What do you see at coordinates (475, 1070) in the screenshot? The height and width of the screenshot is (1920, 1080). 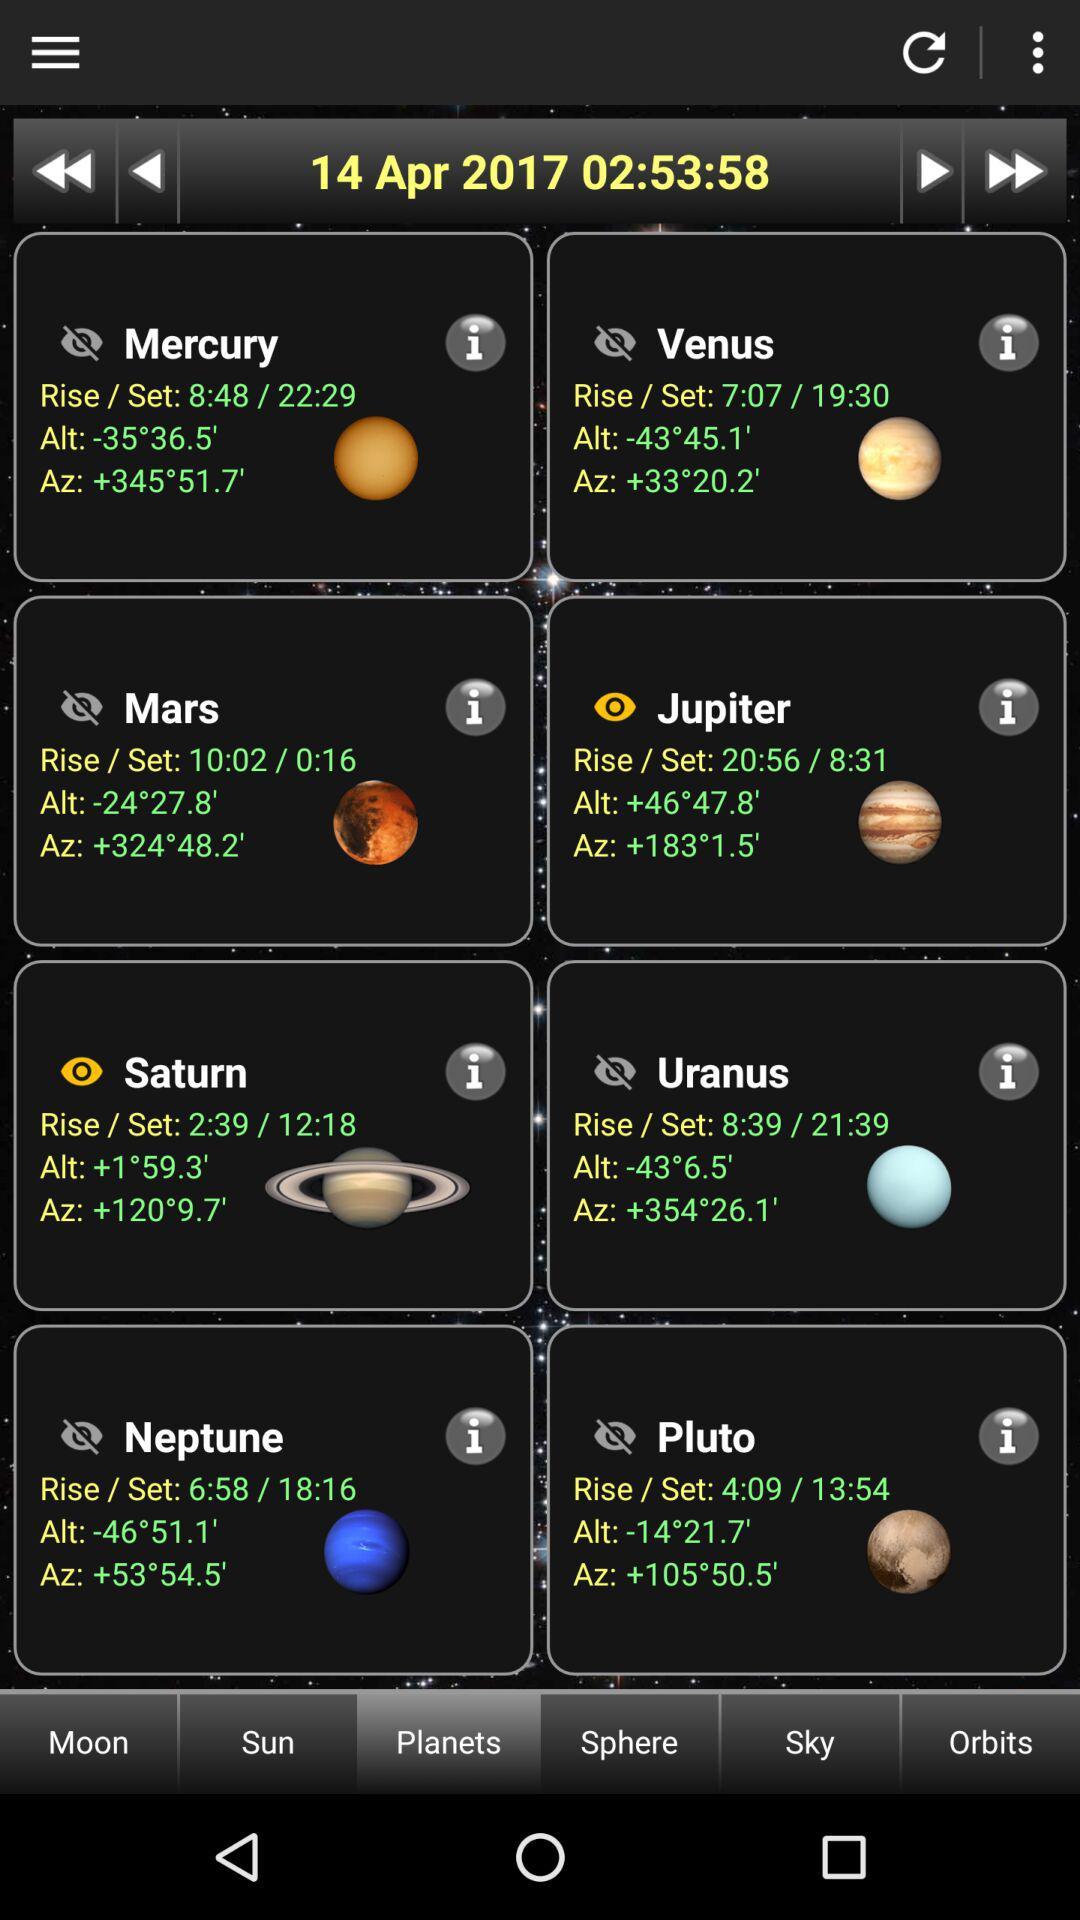 I see `the info icon` at bounding box center [475, 1070].